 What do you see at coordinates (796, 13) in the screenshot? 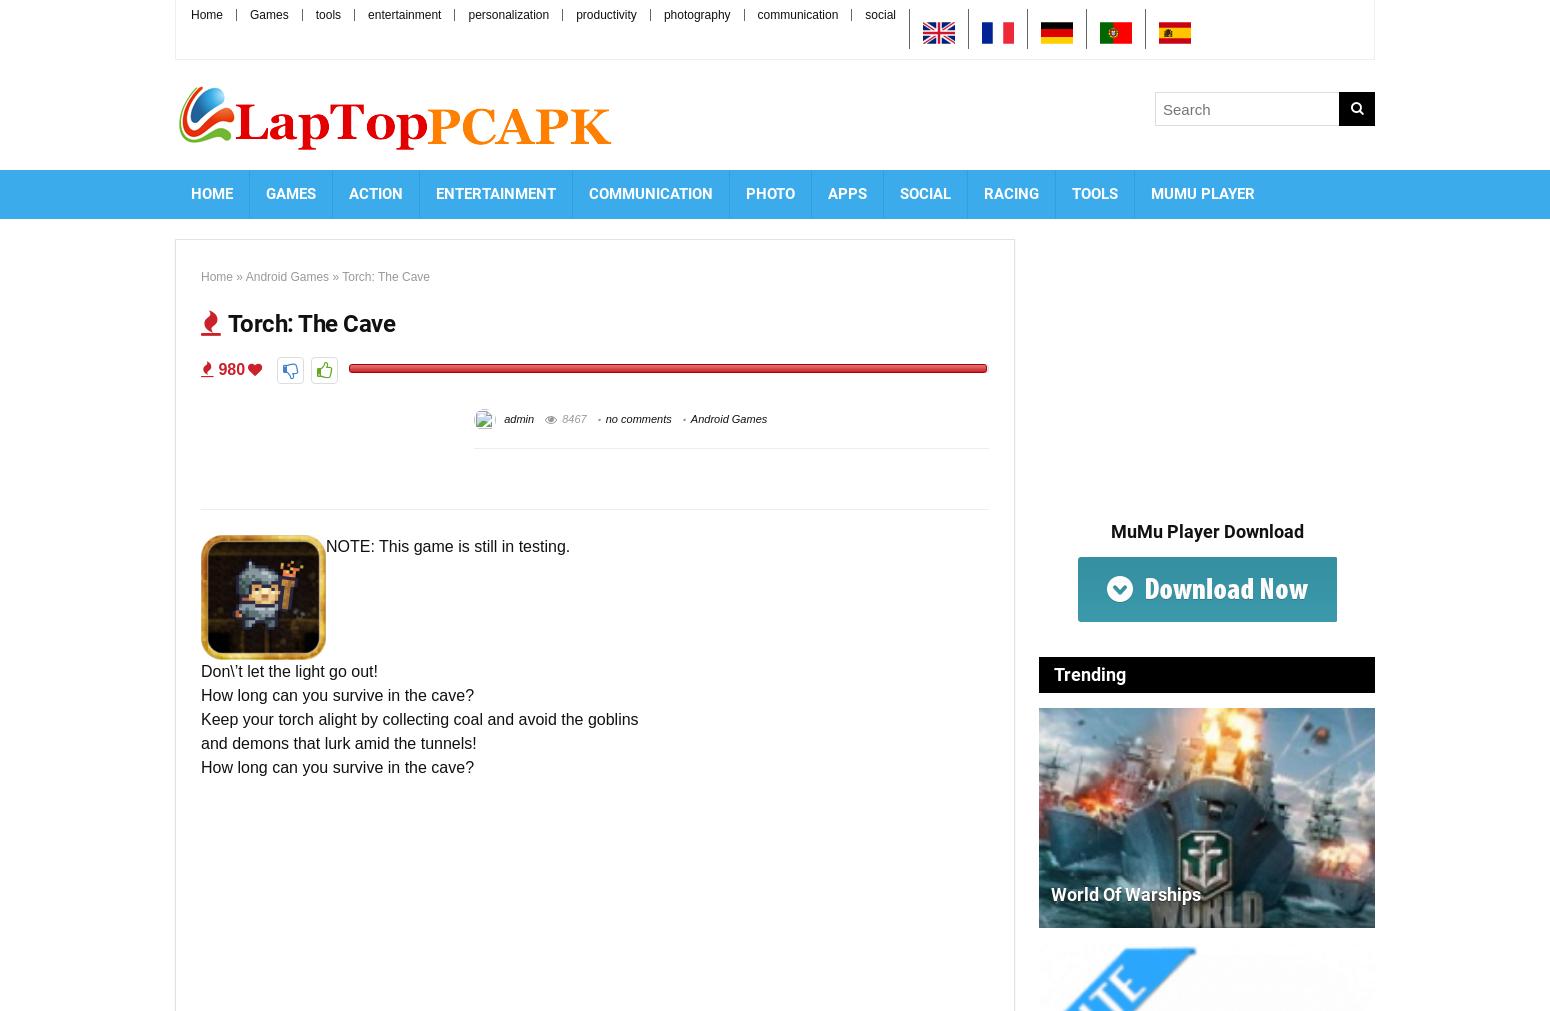
I see `'communication'` at bounding box center [796, 13].